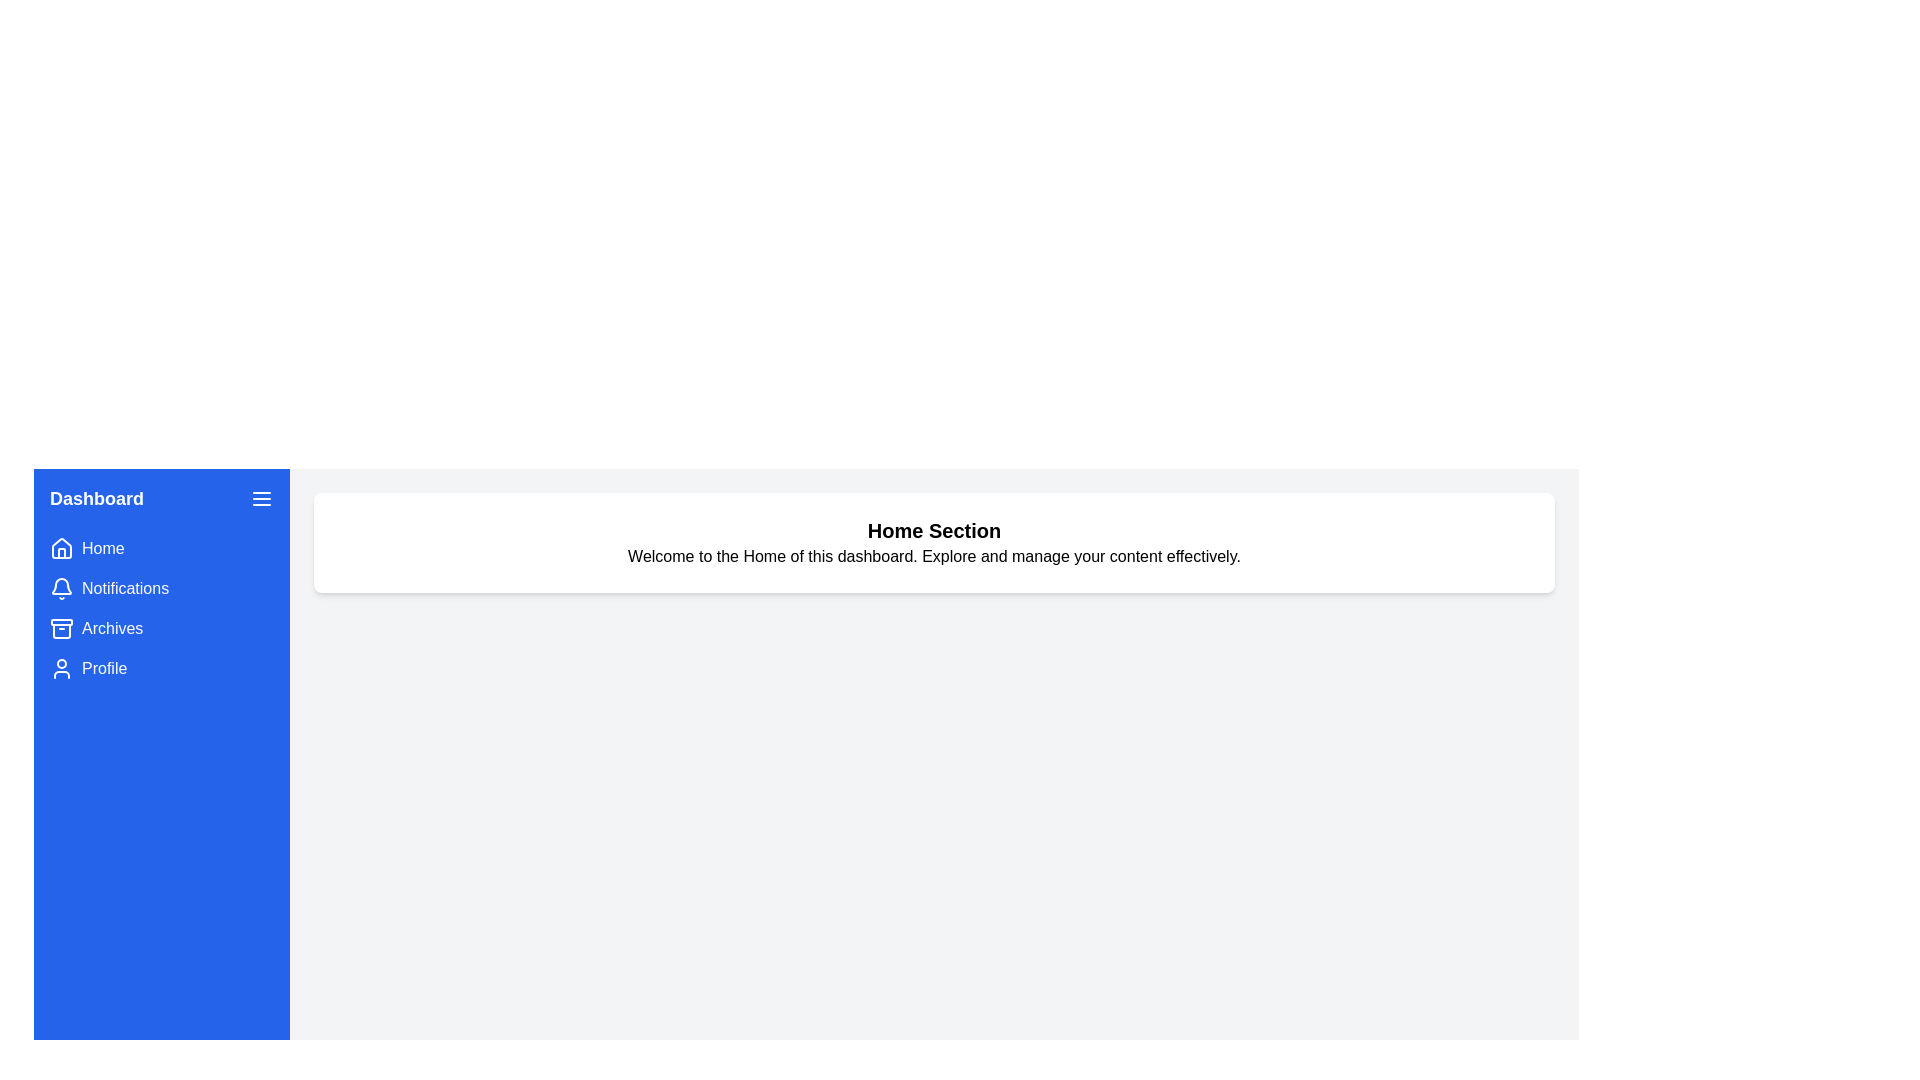 This screenshot has height=1080, width=1920. I want to click on the navigational item for Notifications, located in the left-side vertical navigation menu, so click(162, 588).